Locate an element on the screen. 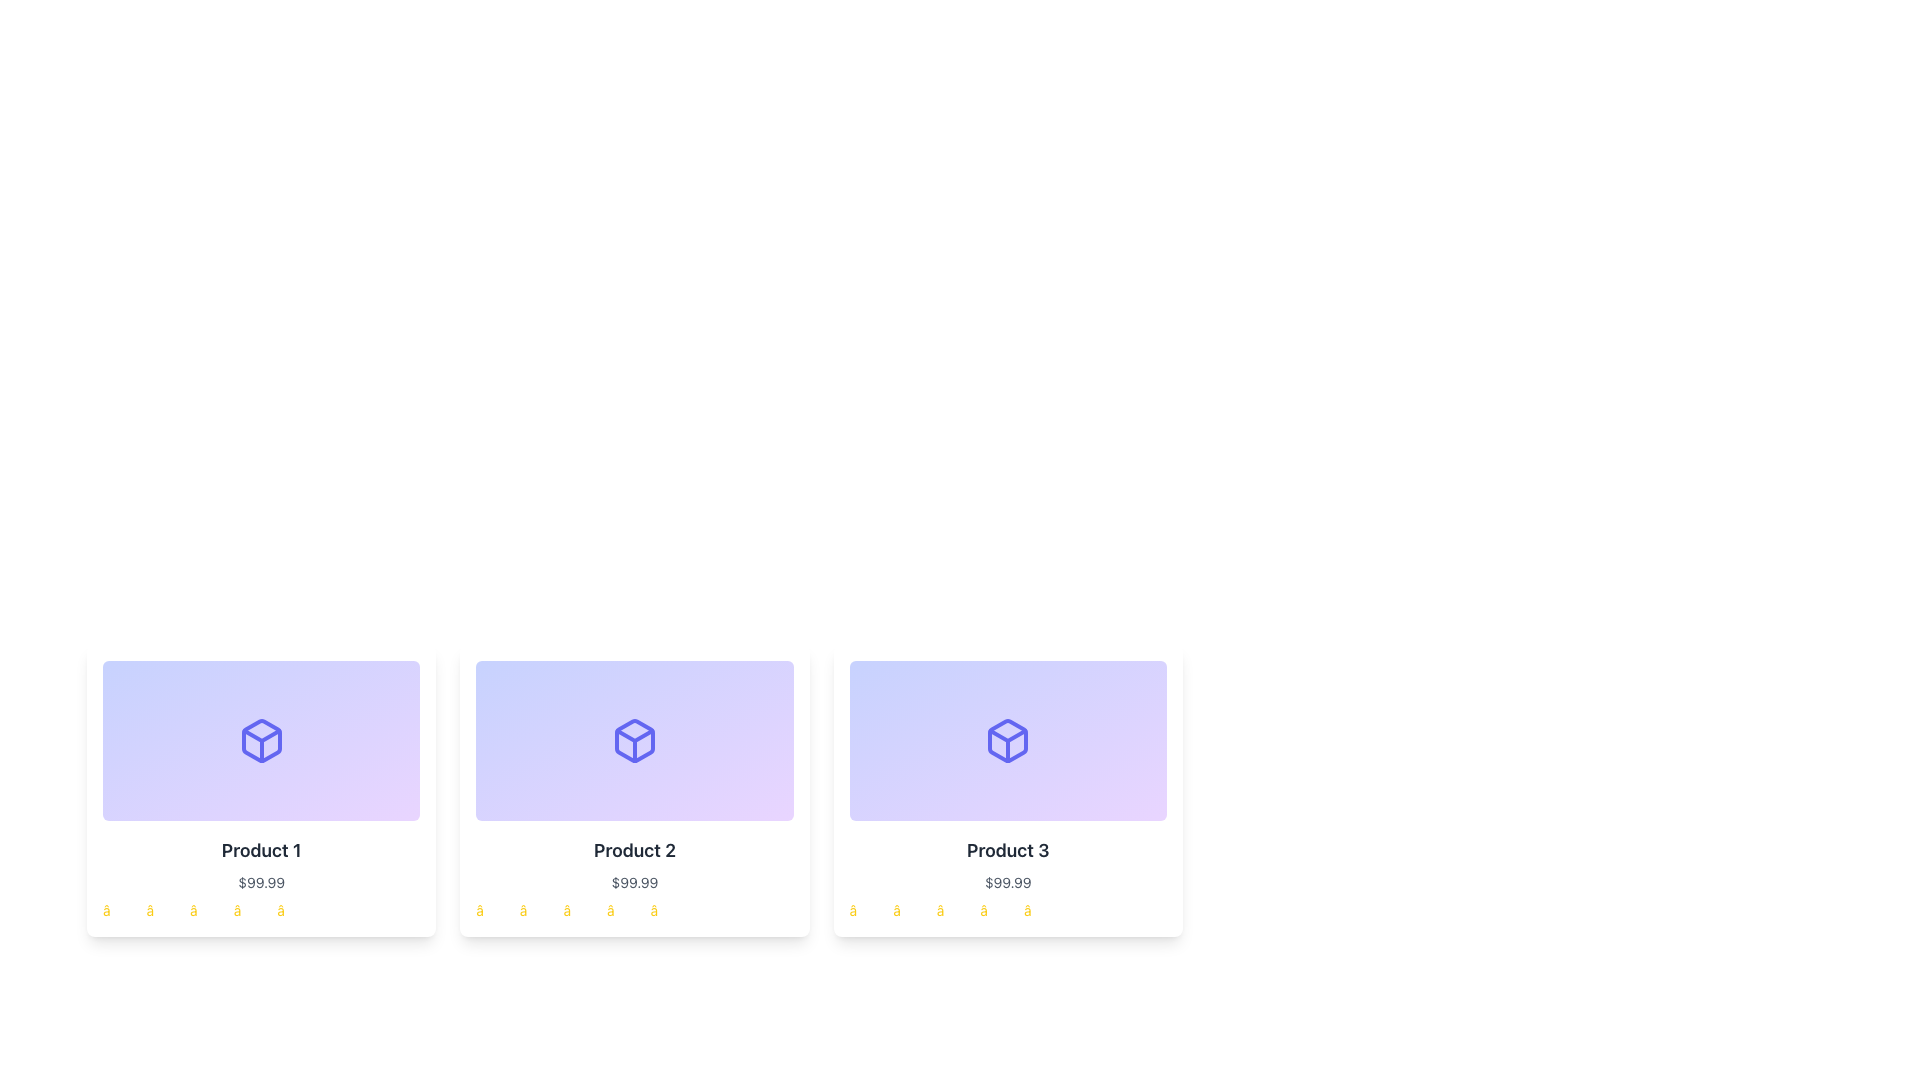 The height and width of the screenshot is (1080, 1920). the visual placeholder with a gradient background and a 3D box icon located at the top of the 'Product 3' card is located at coordinates (1008, 740).